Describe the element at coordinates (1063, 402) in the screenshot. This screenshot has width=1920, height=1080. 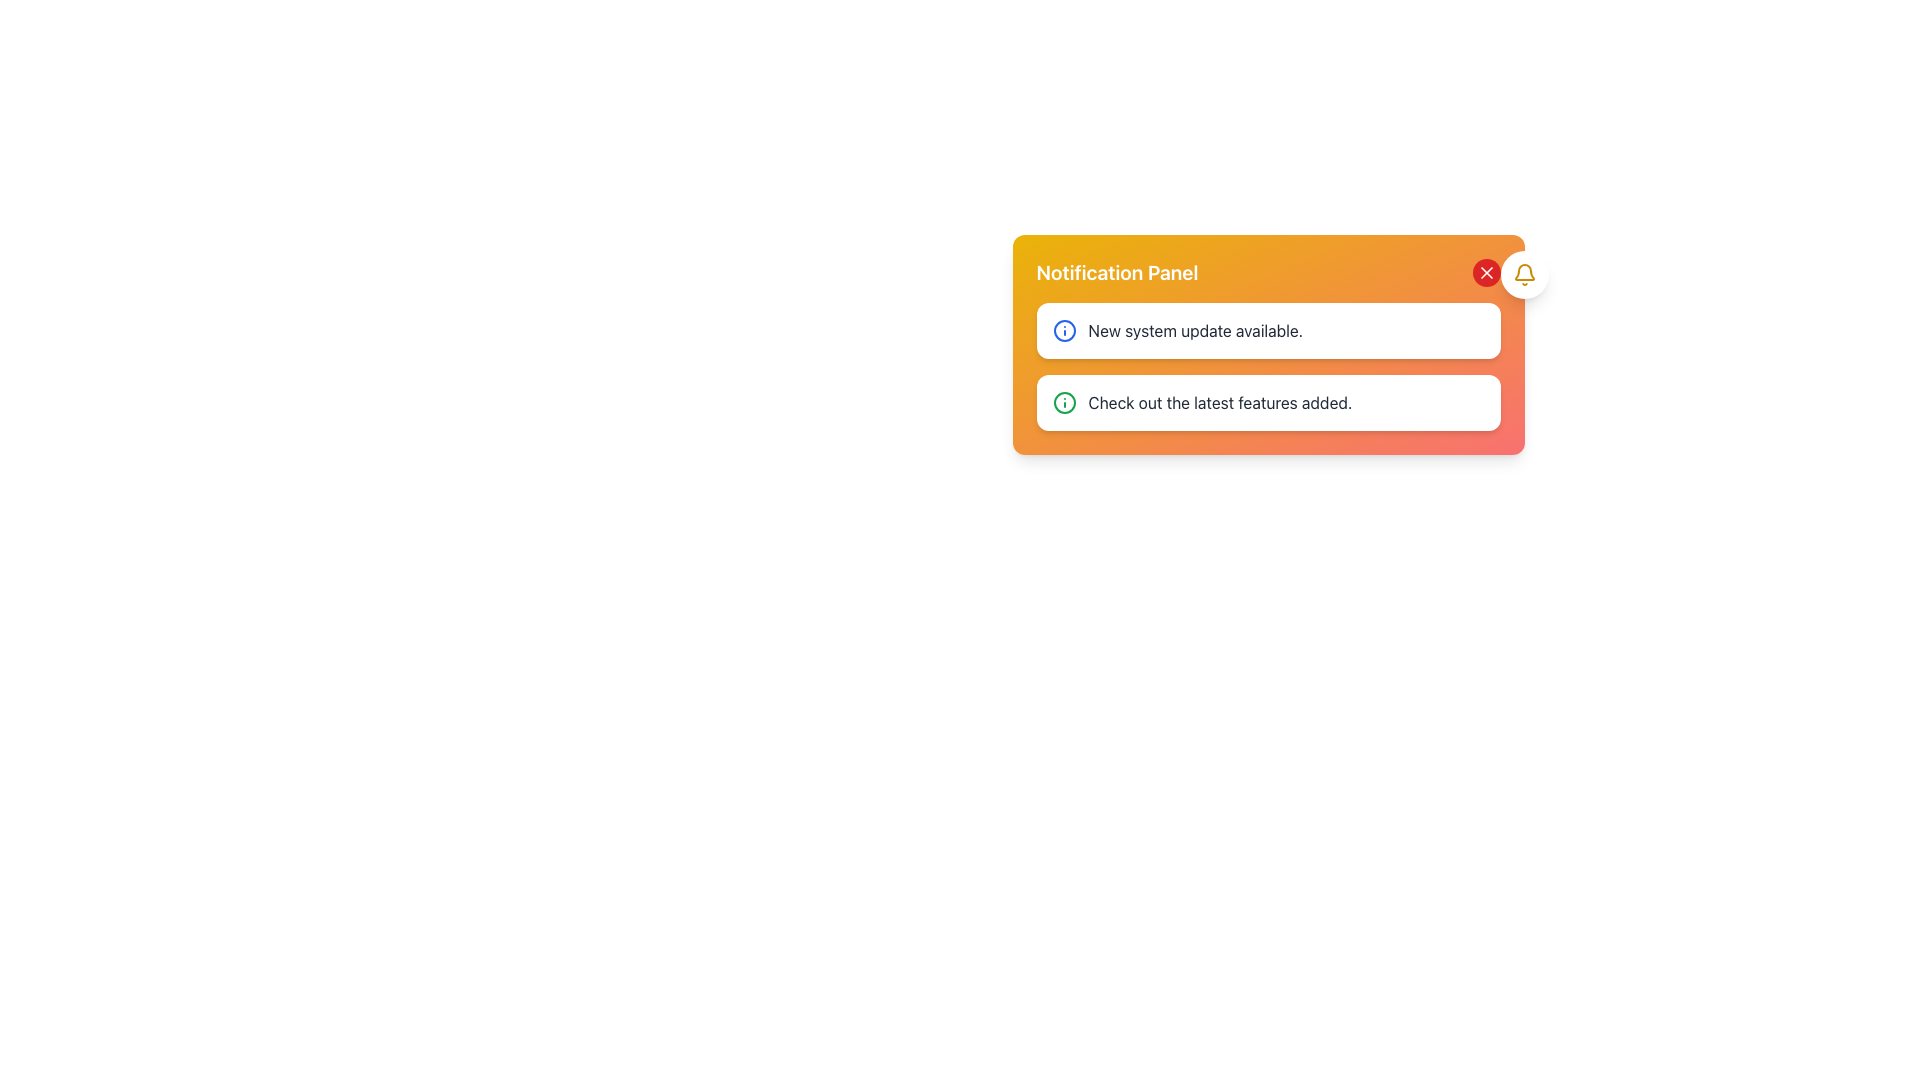
I see `the small circular information icon with a green stroke and white background, located to the left of the text 'Check out the latest features added' in the bottom right corner of the notification card` at that location.